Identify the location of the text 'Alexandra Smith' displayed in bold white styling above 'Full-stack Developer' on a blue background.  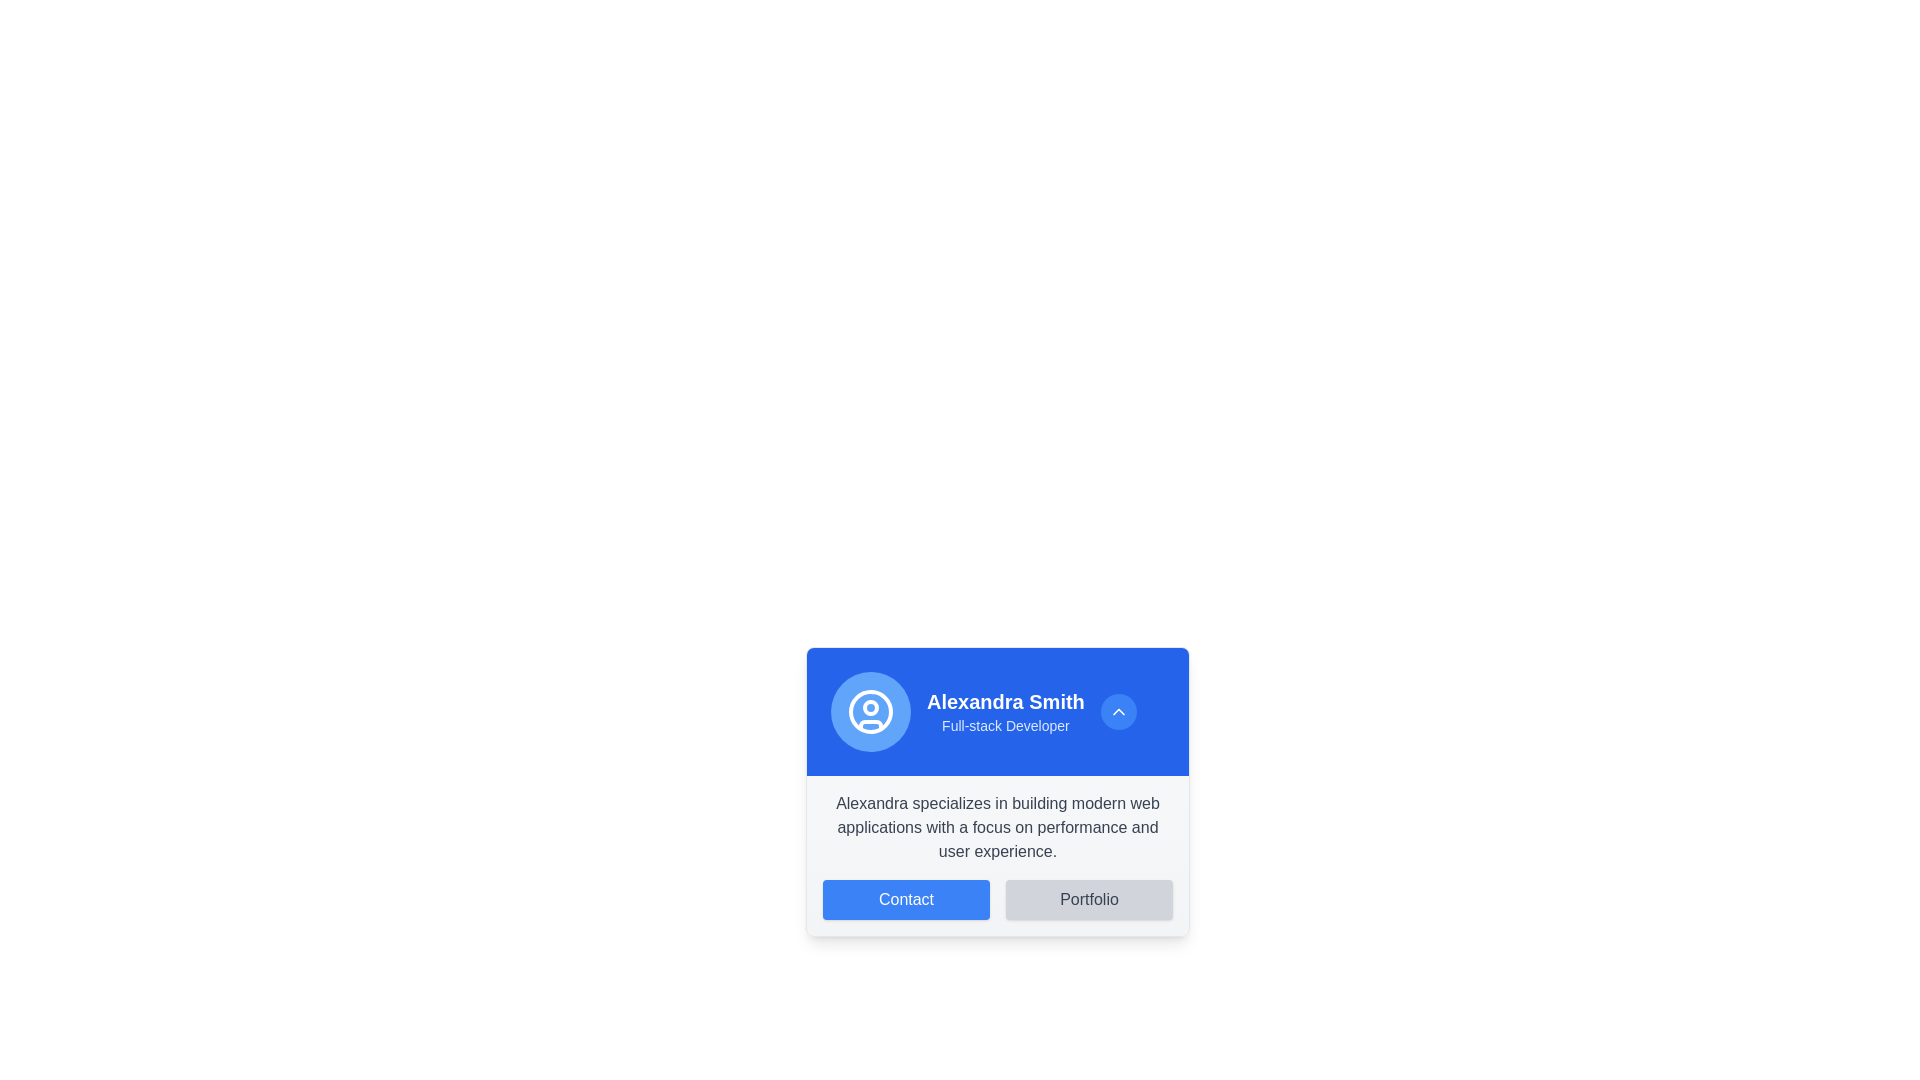
(1005, 711).